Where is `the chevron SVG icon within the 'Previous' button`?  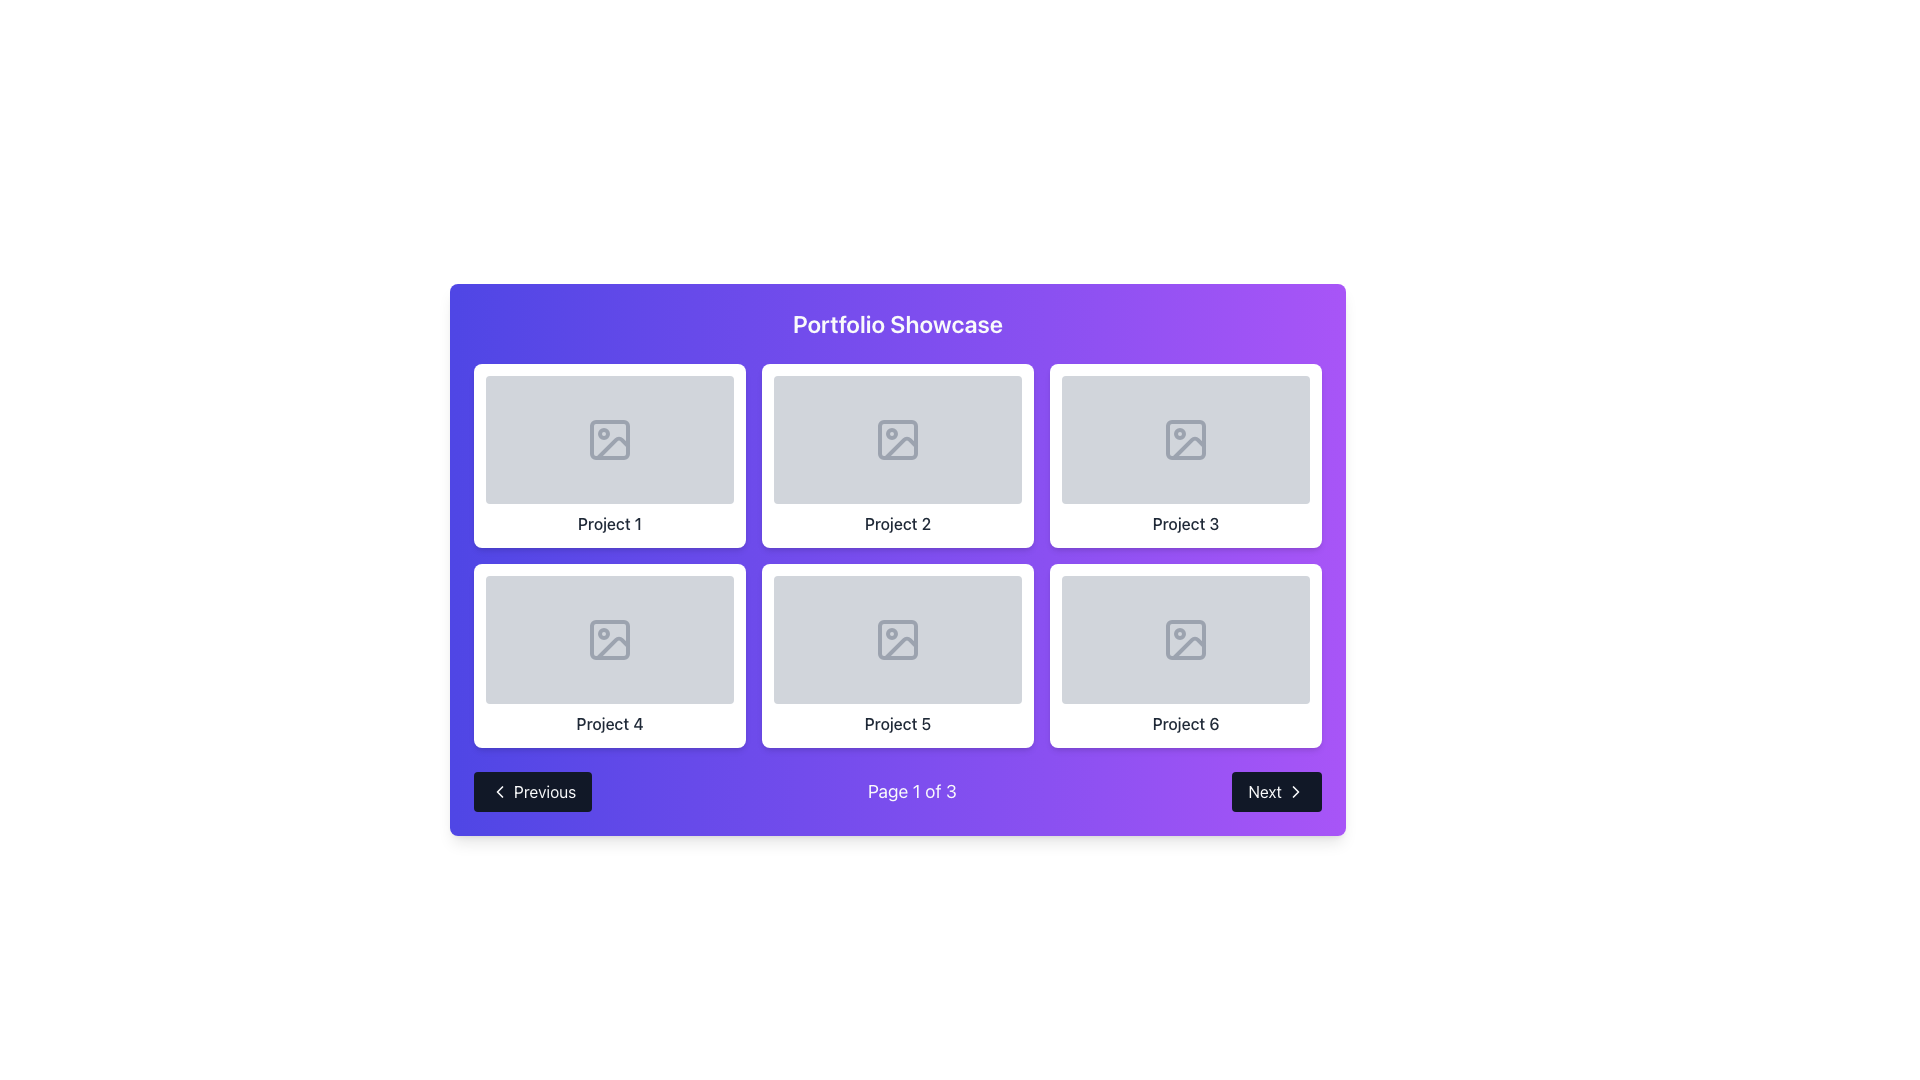 the chevron SVG icon within the 'Previous' button is located at coordinates (499, 790).